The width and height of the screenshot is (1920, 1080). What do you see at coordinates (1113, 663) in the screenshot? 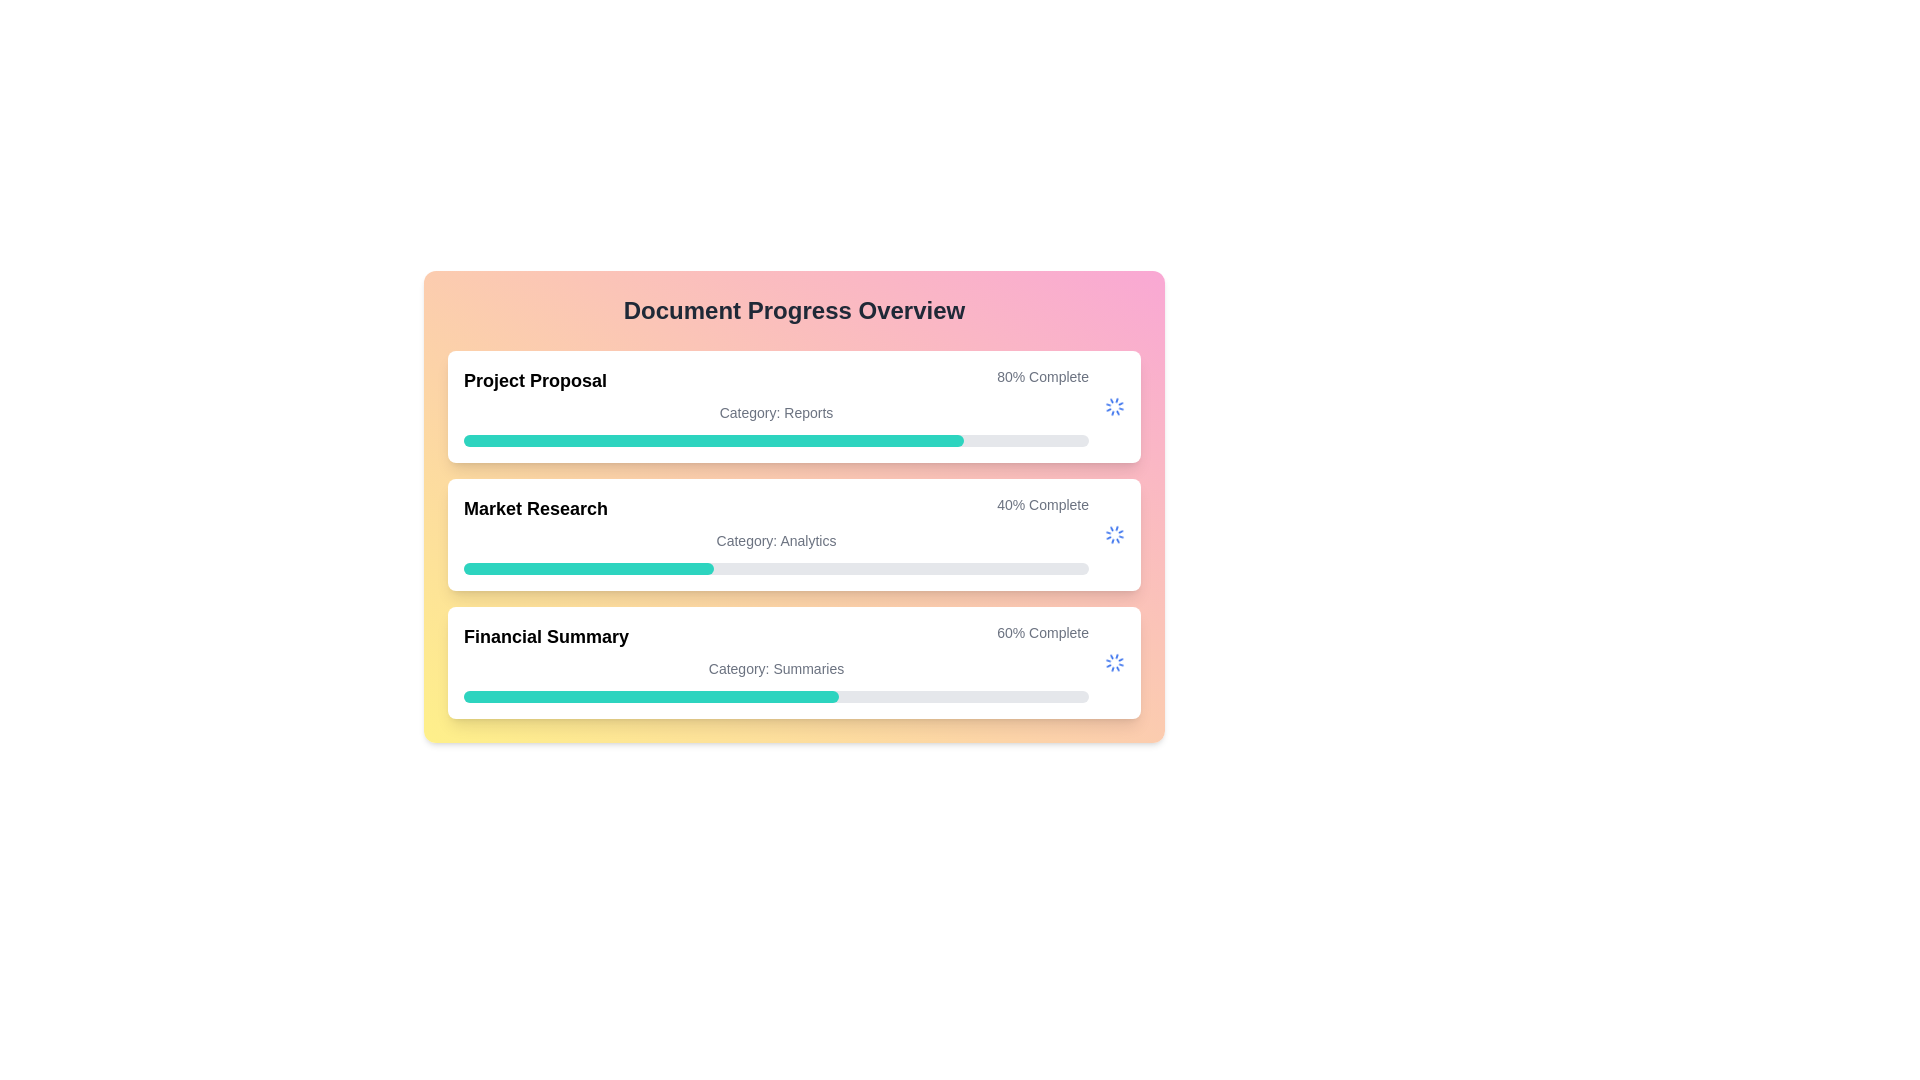
I see `the rotating loader/spinner icon styled as a blue circular spinner located to the right of the '60% Complete' text in the 'Financial Summary' section` at bounding box center [1113, 663].